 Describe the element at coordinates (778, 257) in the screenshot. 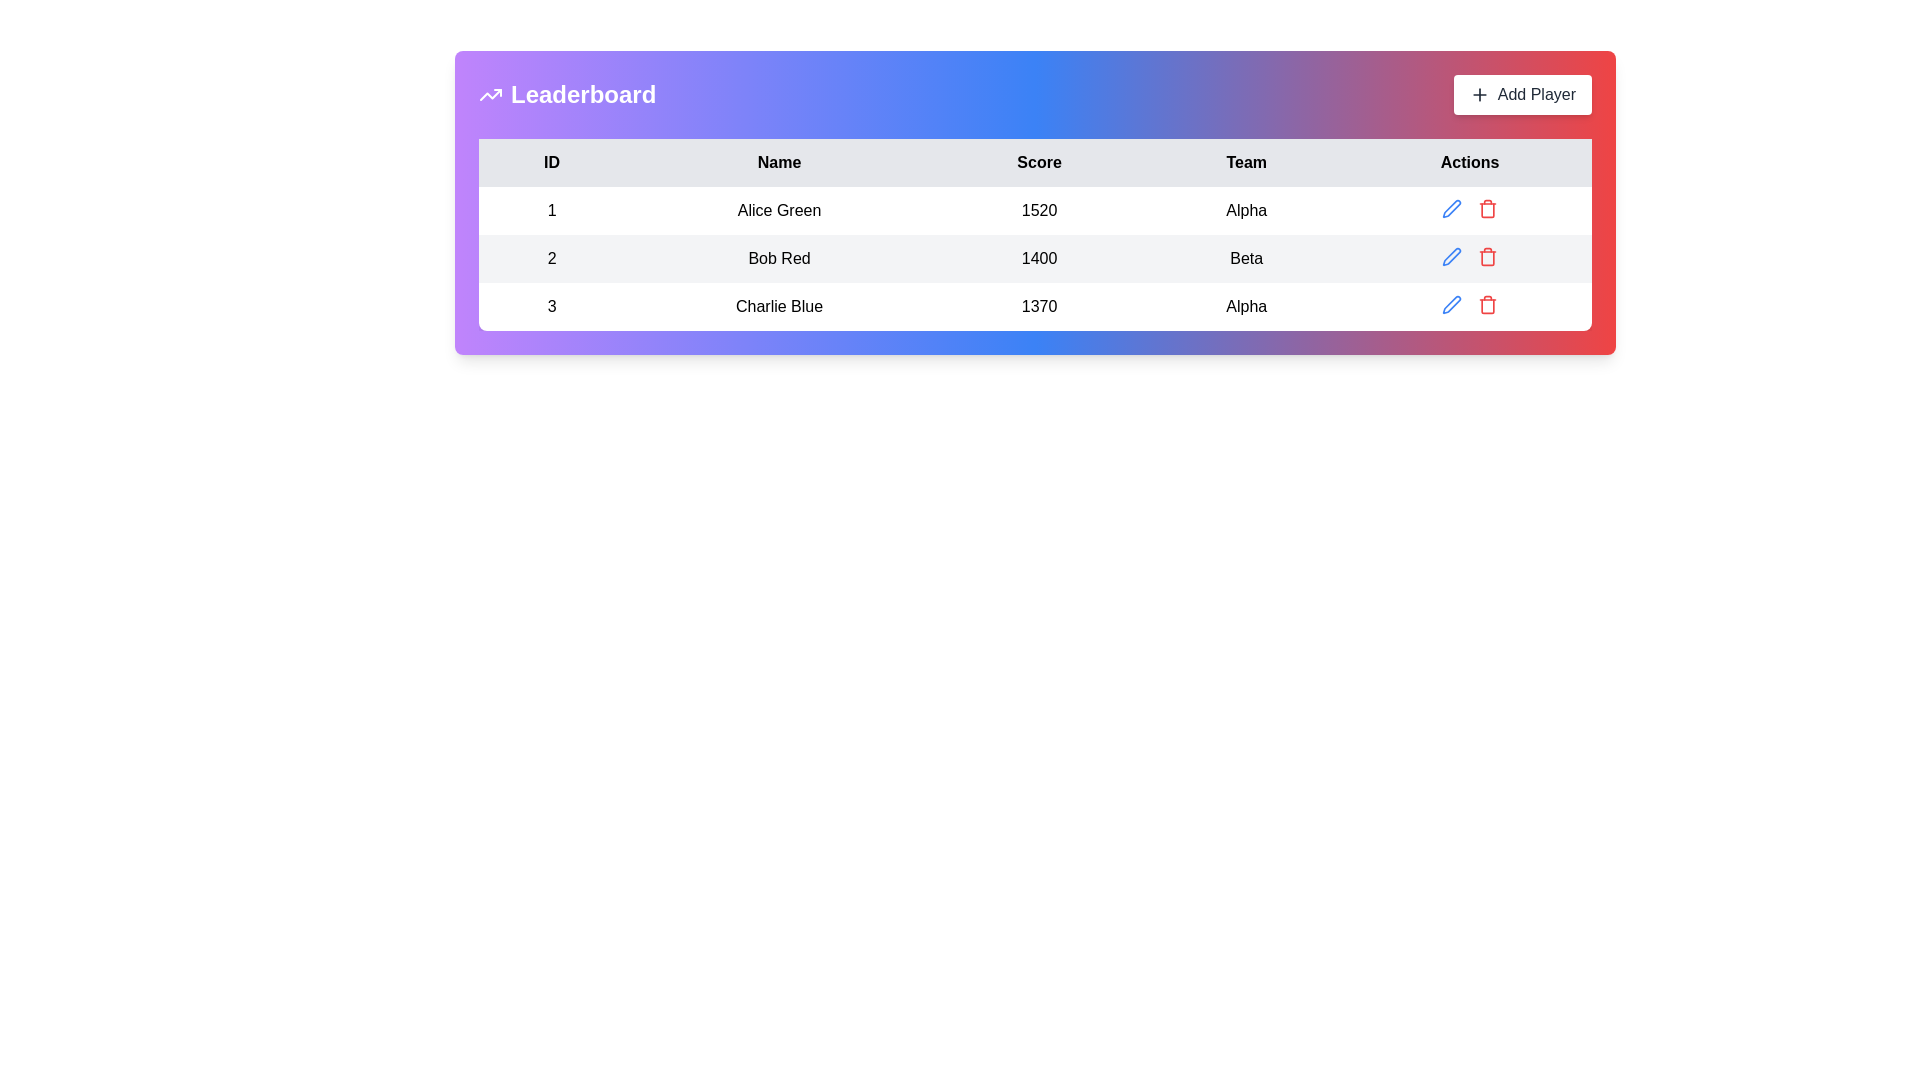

I see `the text label displaying 'Bob Red' in bold font, located in the second column of the row with ID '2' under the 'Name' header in the leaderboard table` at that location.